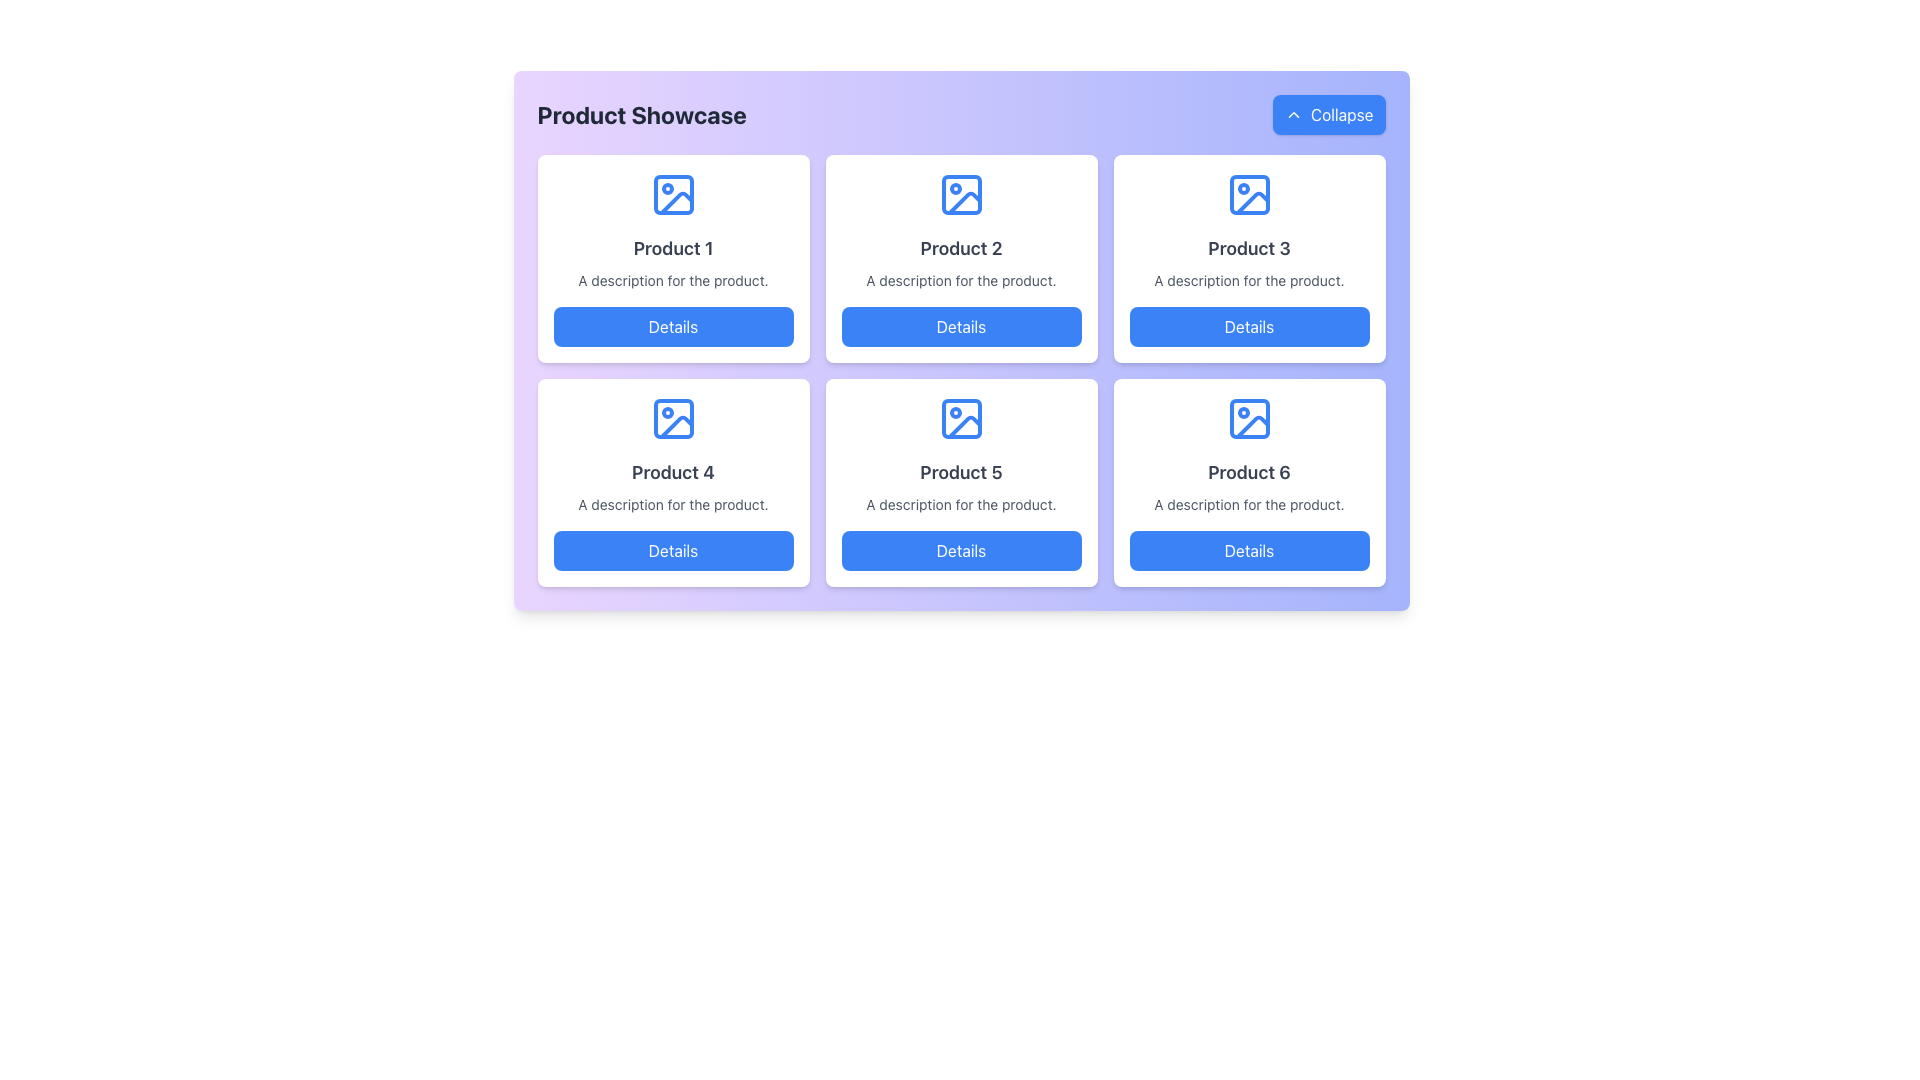 The width and height of the screenshot is (1920, 1080). I want to click on text 'Collapse' from the blue button located at the top-right corner of the interface, so click(1342, 115).